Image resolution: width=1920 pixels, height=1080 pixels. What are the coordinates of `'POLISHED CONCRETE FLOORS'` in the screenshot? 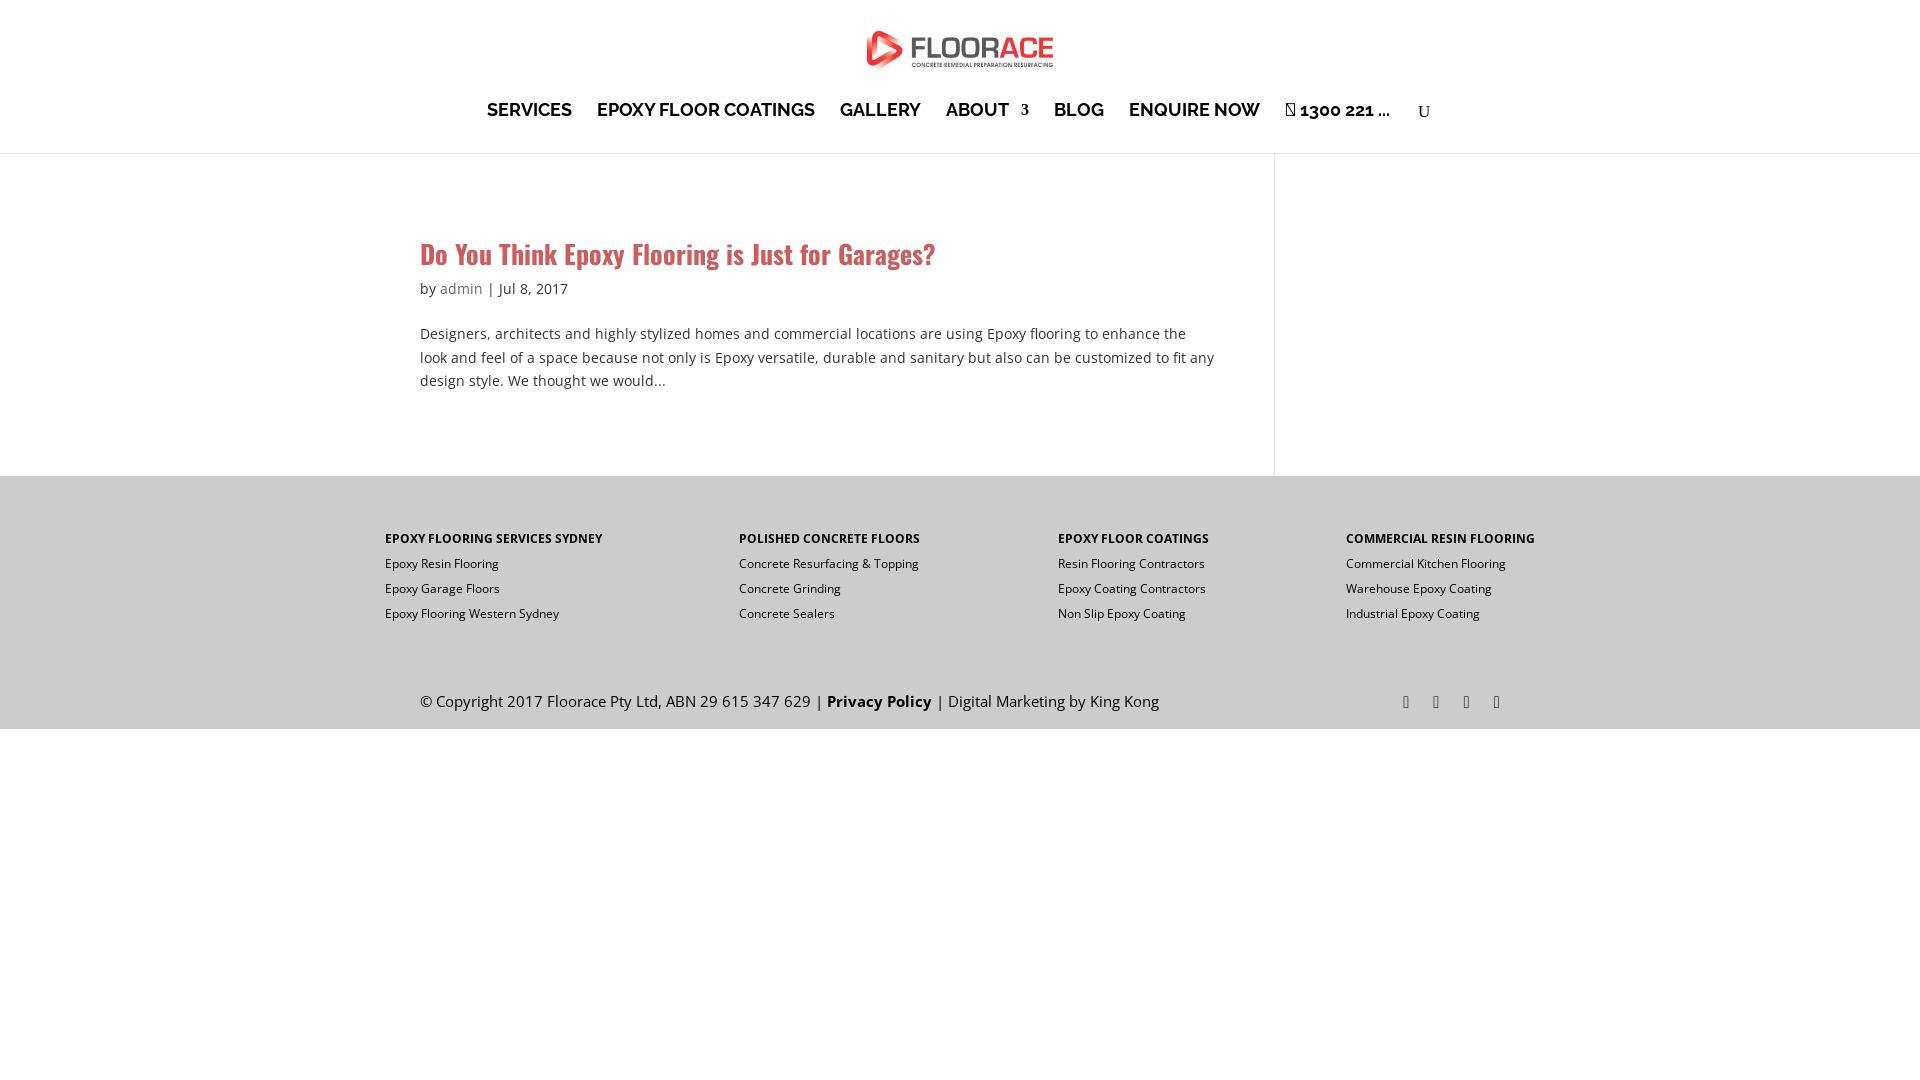 It's located at (738, 537).